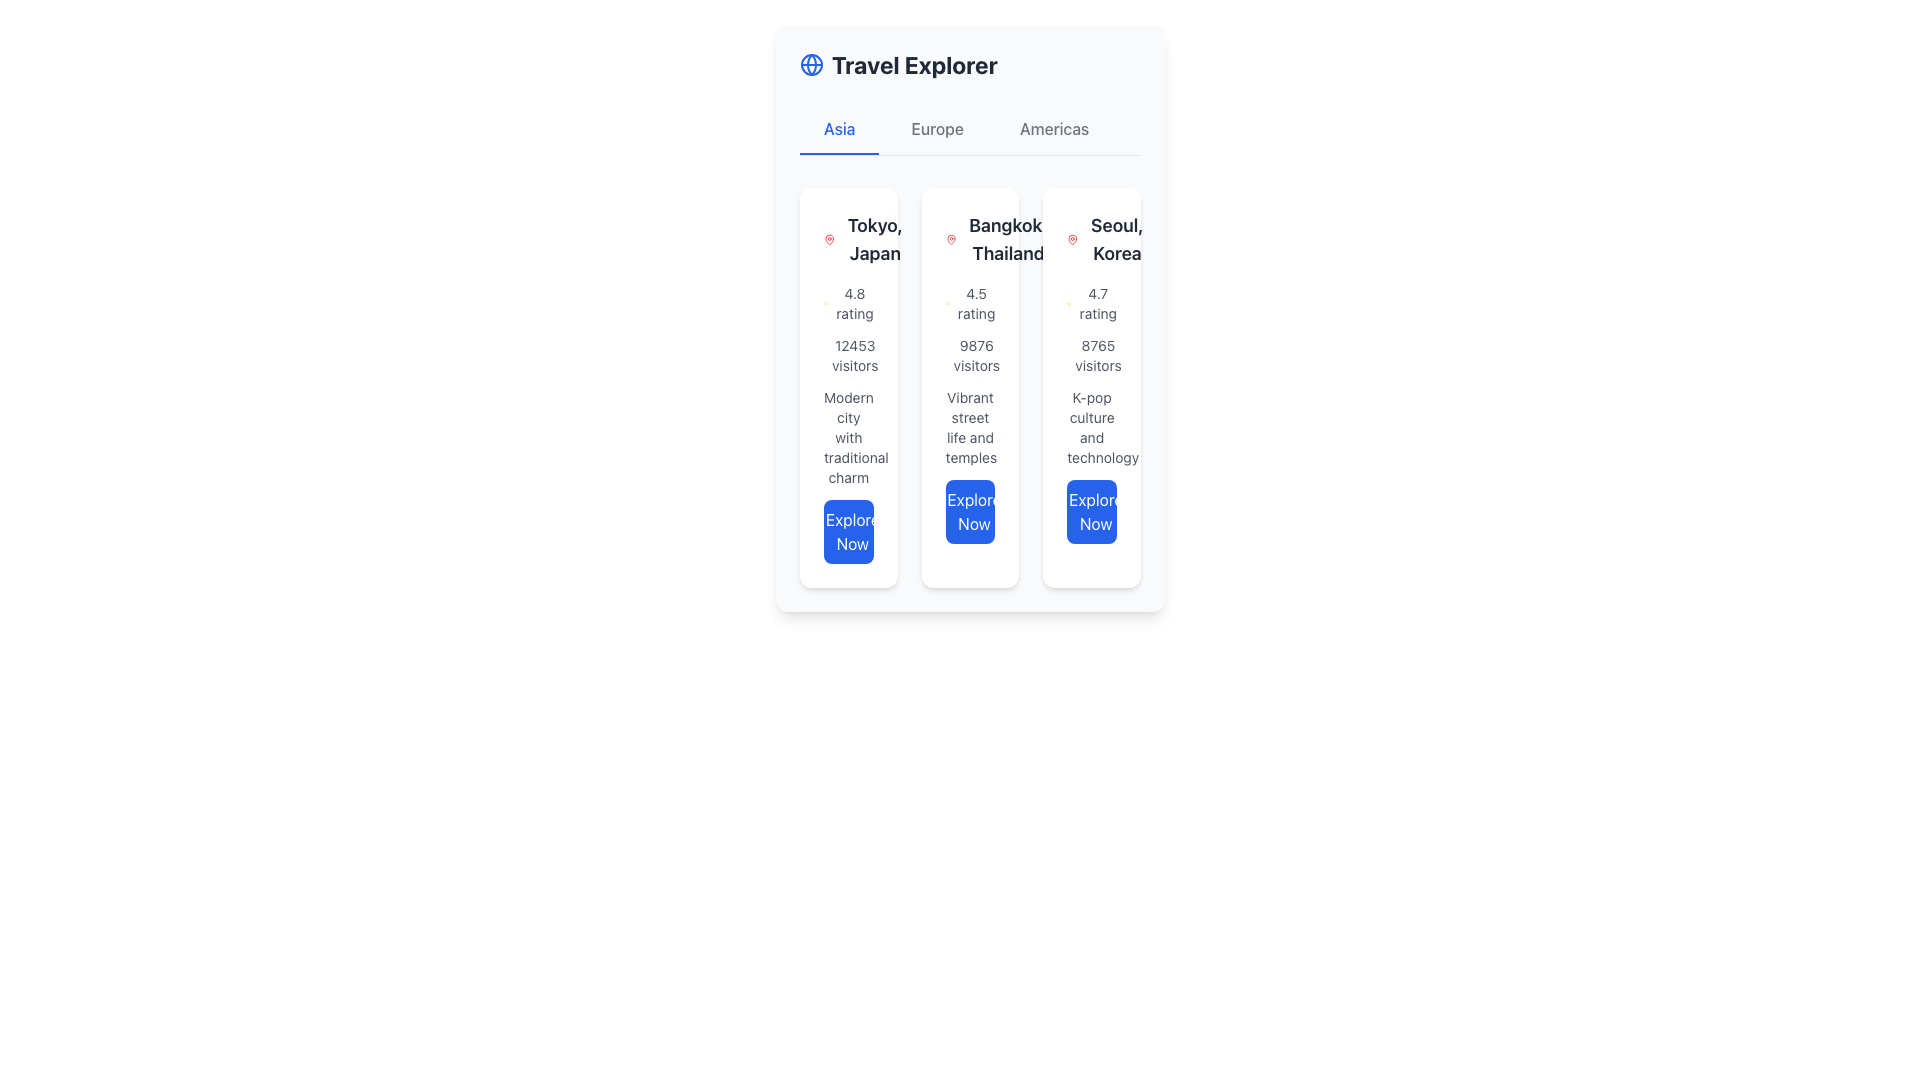  Describe the element at coordinates (1116, 238) in the screenshot. I see `text label displaying 'Seoul, Korea' located on the third card in the 'Asia' tab of the 'Travel Explorer' section, positioned below the red location marker icon` at that location.